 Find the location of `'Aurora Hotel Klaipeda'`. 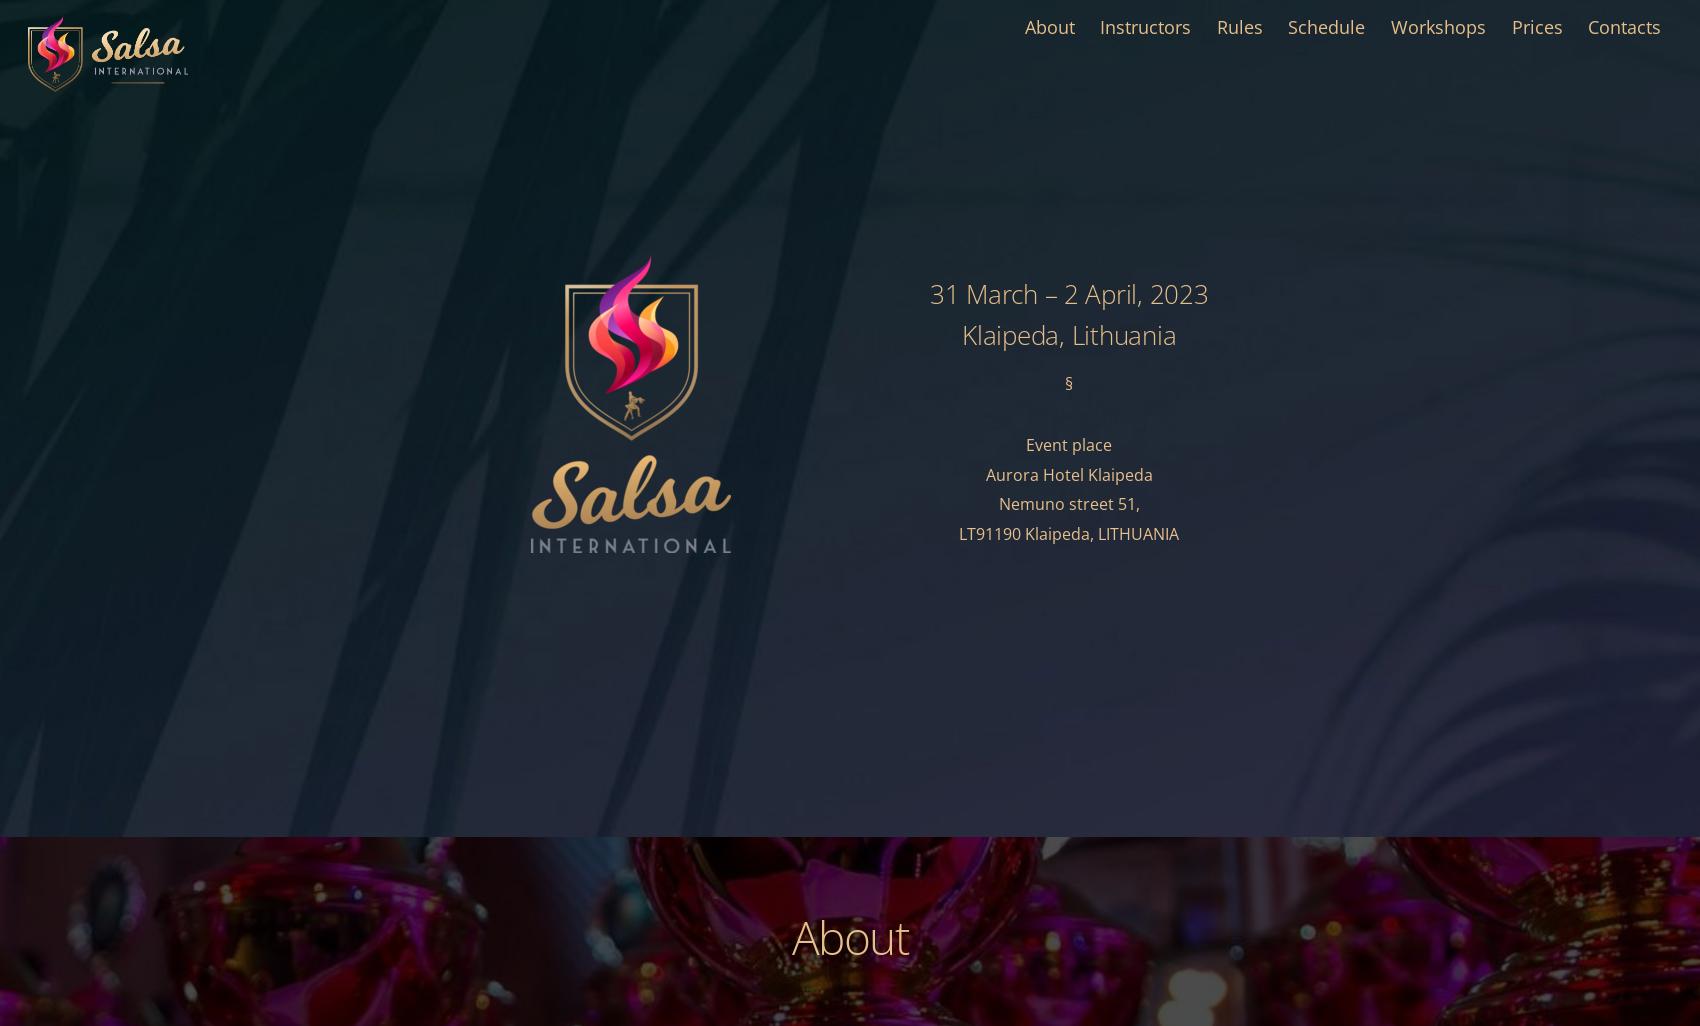

'Aurora Hotel Klaipeda' is located at coordinates (1068, 473).